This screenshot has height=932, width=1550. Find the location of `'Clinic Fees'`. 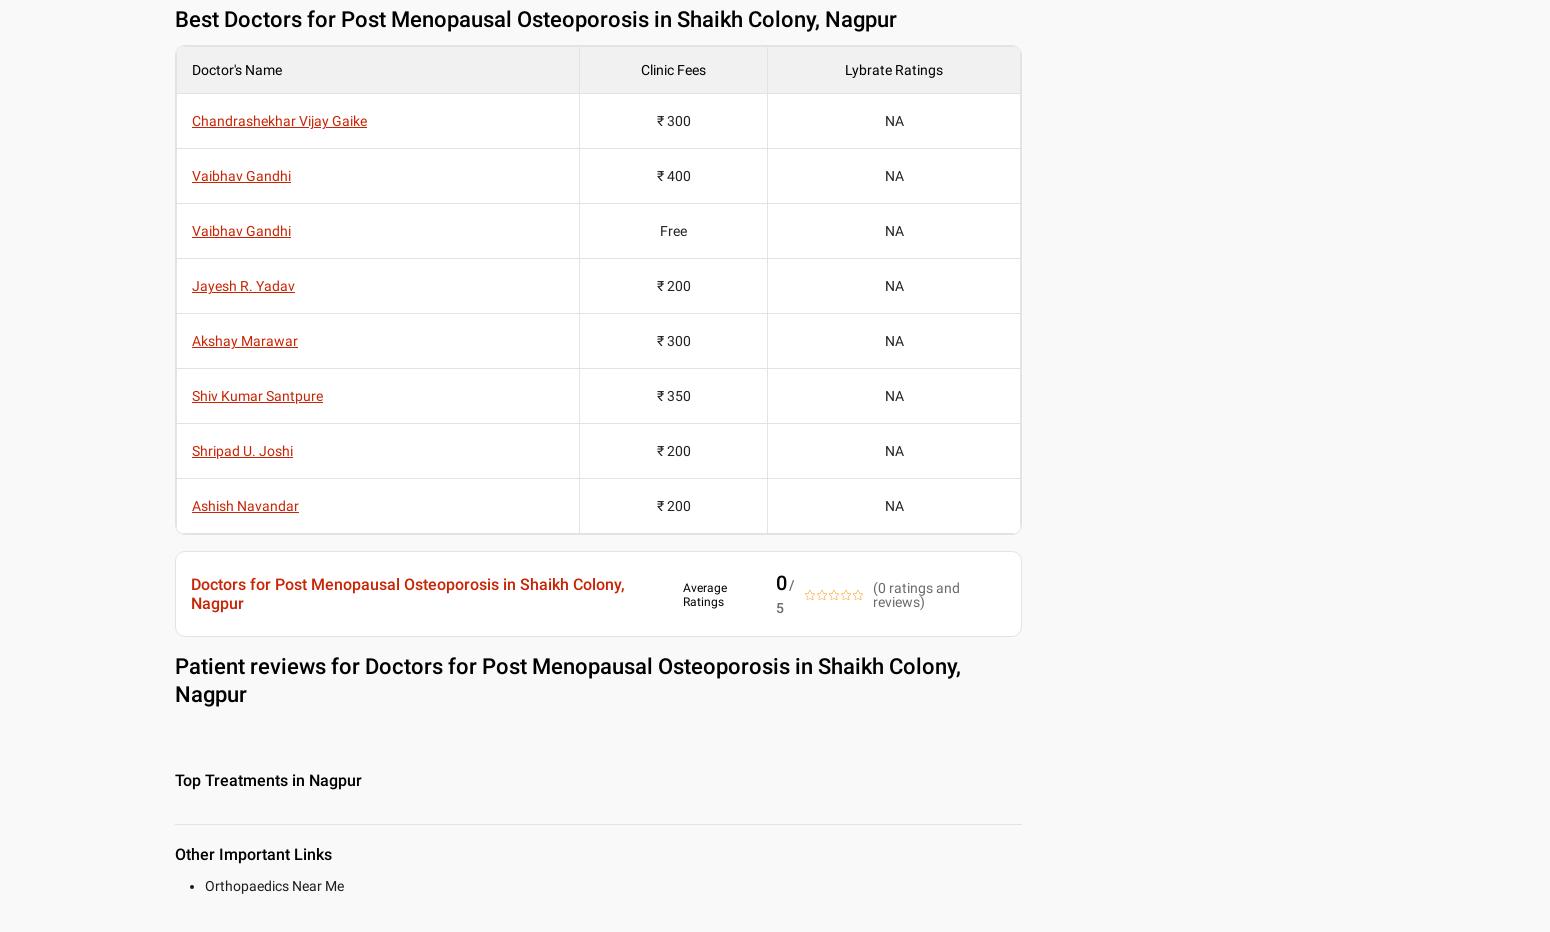

'Clinic Fees' is located at coordinates (672, 69).